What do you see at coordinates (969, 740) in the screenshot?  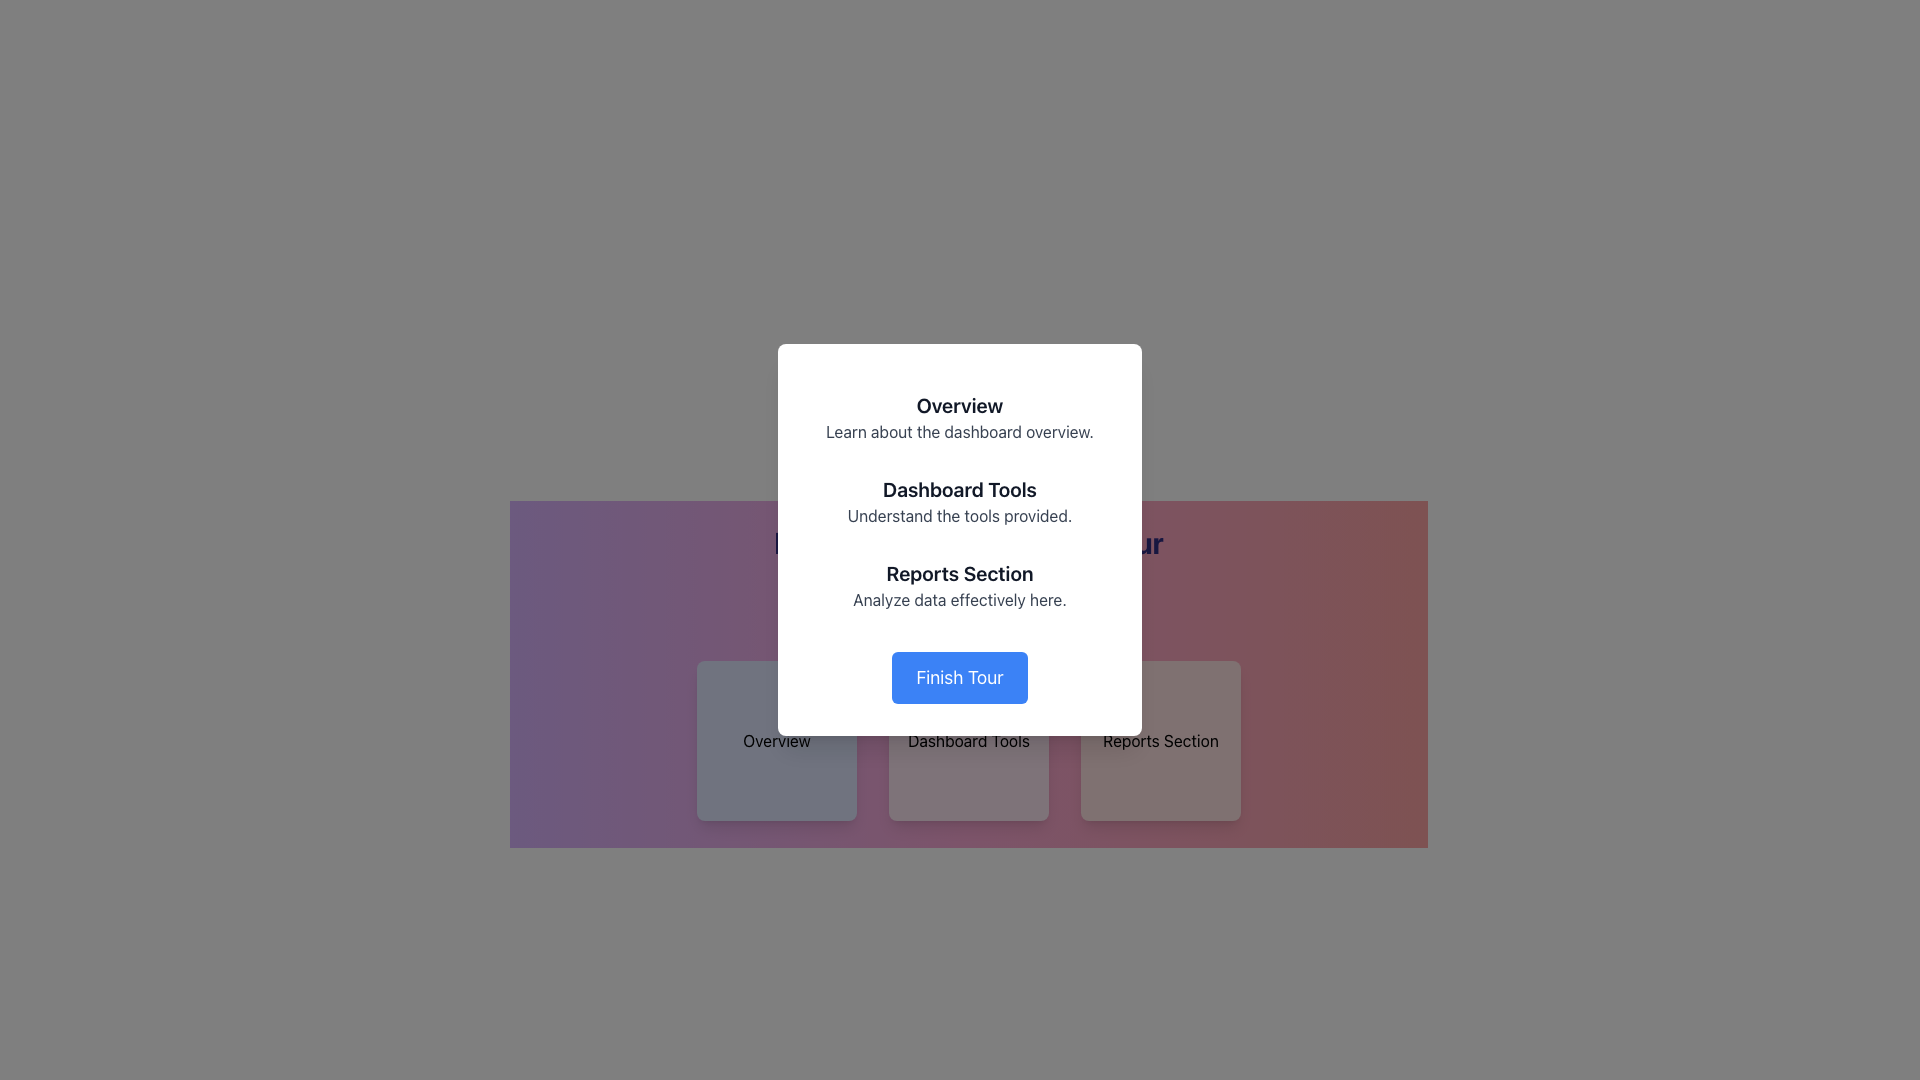 I see `the Card-like navigation element which is located in the central column of the three-column grid layout, positioned between the 'Overview' and 'Reports Section' elements` at bounding box center [969, 740].